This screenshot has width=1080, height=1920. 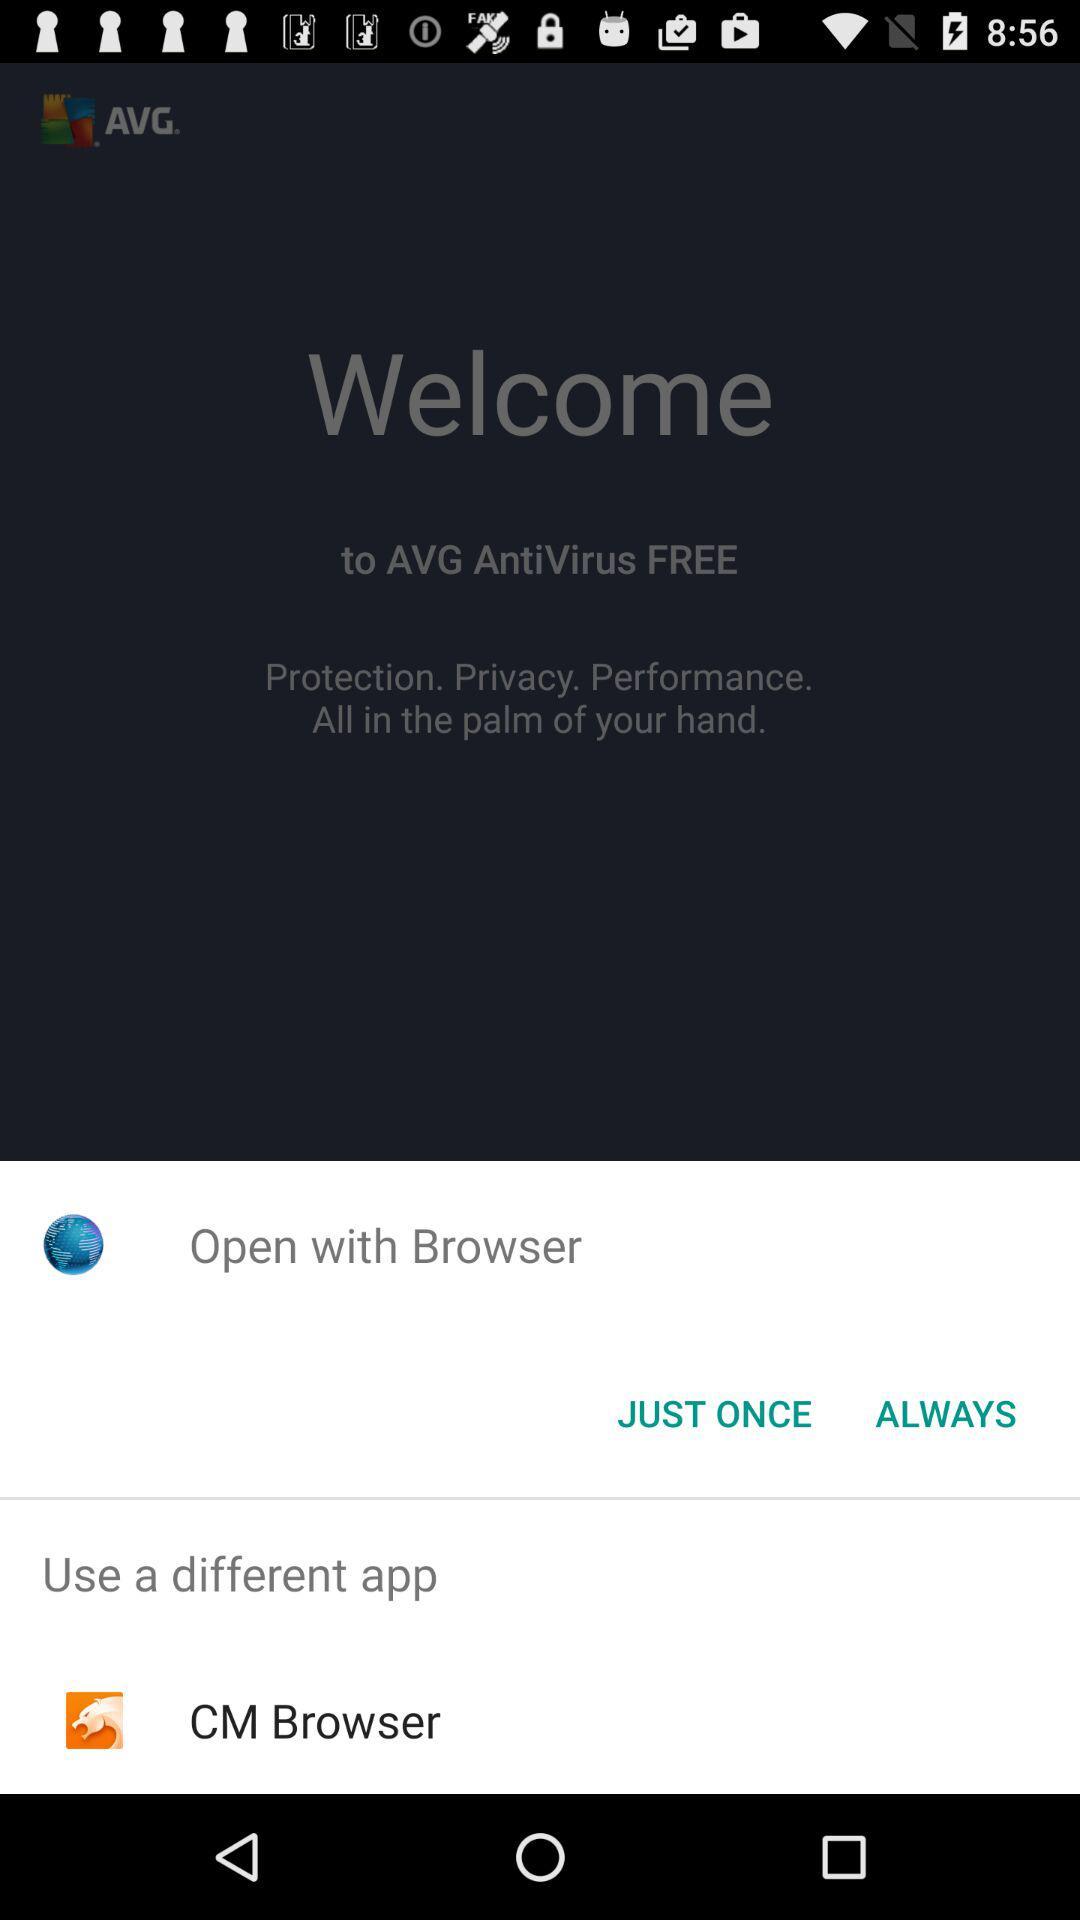 What do you see at coordinates (713, 1411) in the screenshot?
I see `the item below open with browser item` at bounding box center [713, 1411].